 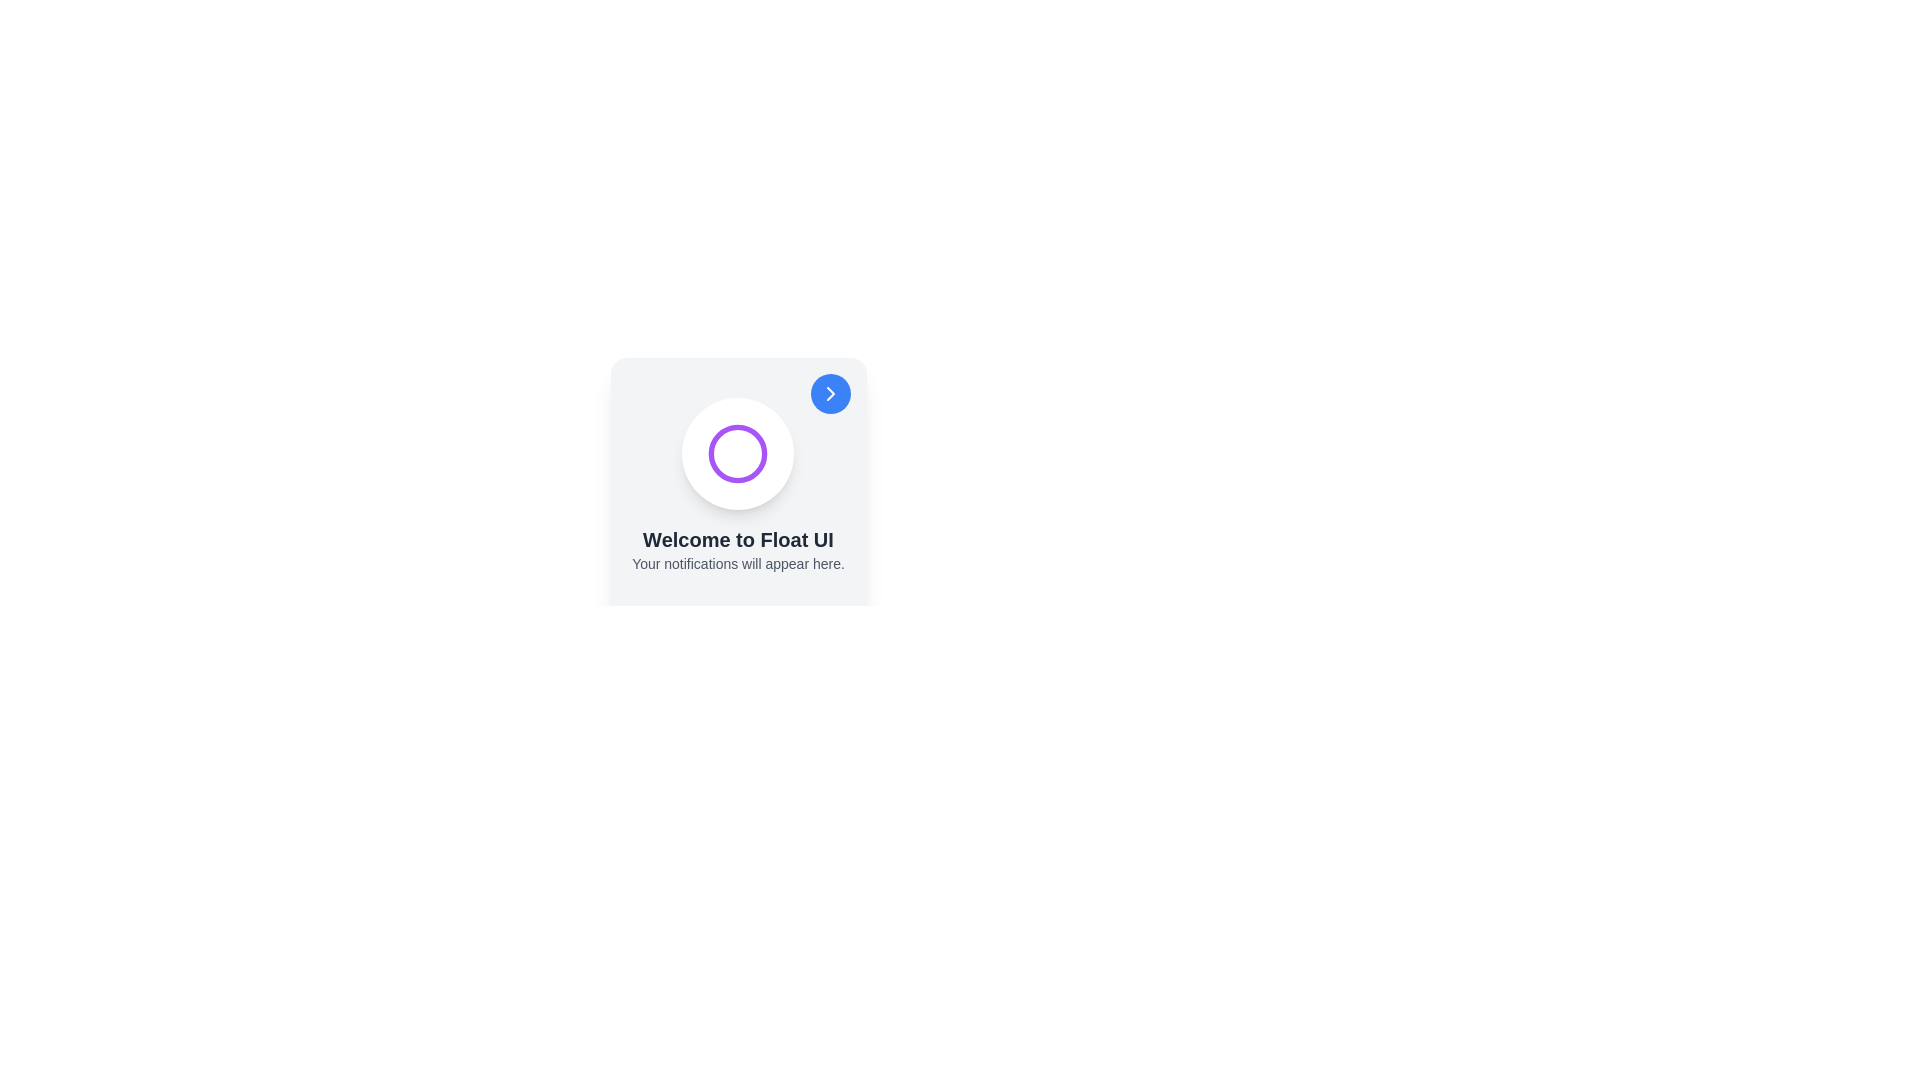 What do you see at coordinates (737, 563) in the screenshot?
I see `the static text label displaying 'Your notifications will appear here.' which is positioned below the title 'Welcome to Float UI.'` at bounding box center [737, 563].